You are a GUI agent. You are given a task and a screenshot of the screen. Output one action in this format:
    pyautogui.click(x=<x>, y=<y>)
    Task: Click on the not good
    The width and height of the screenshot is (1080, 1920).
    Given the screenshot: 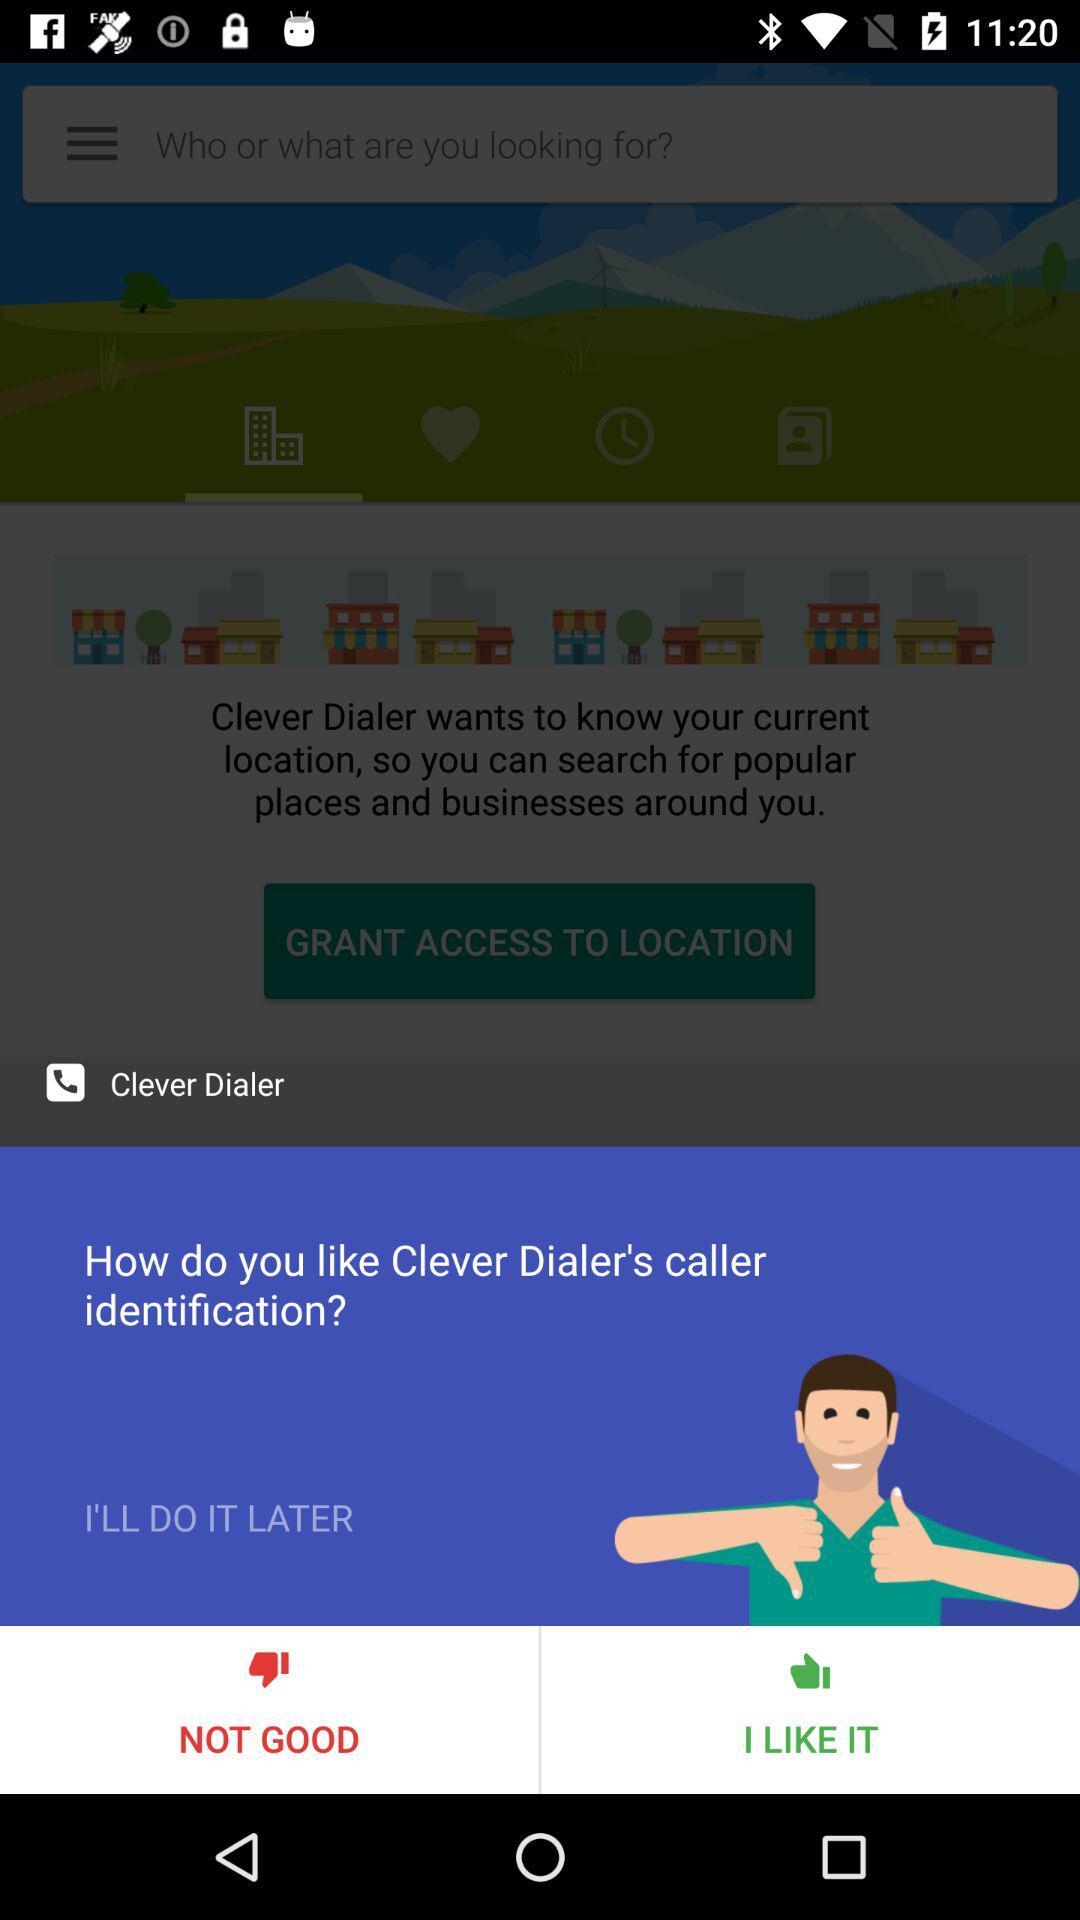 What is the action you would take?
    pyautogui.click(x=268, y=1708)
    